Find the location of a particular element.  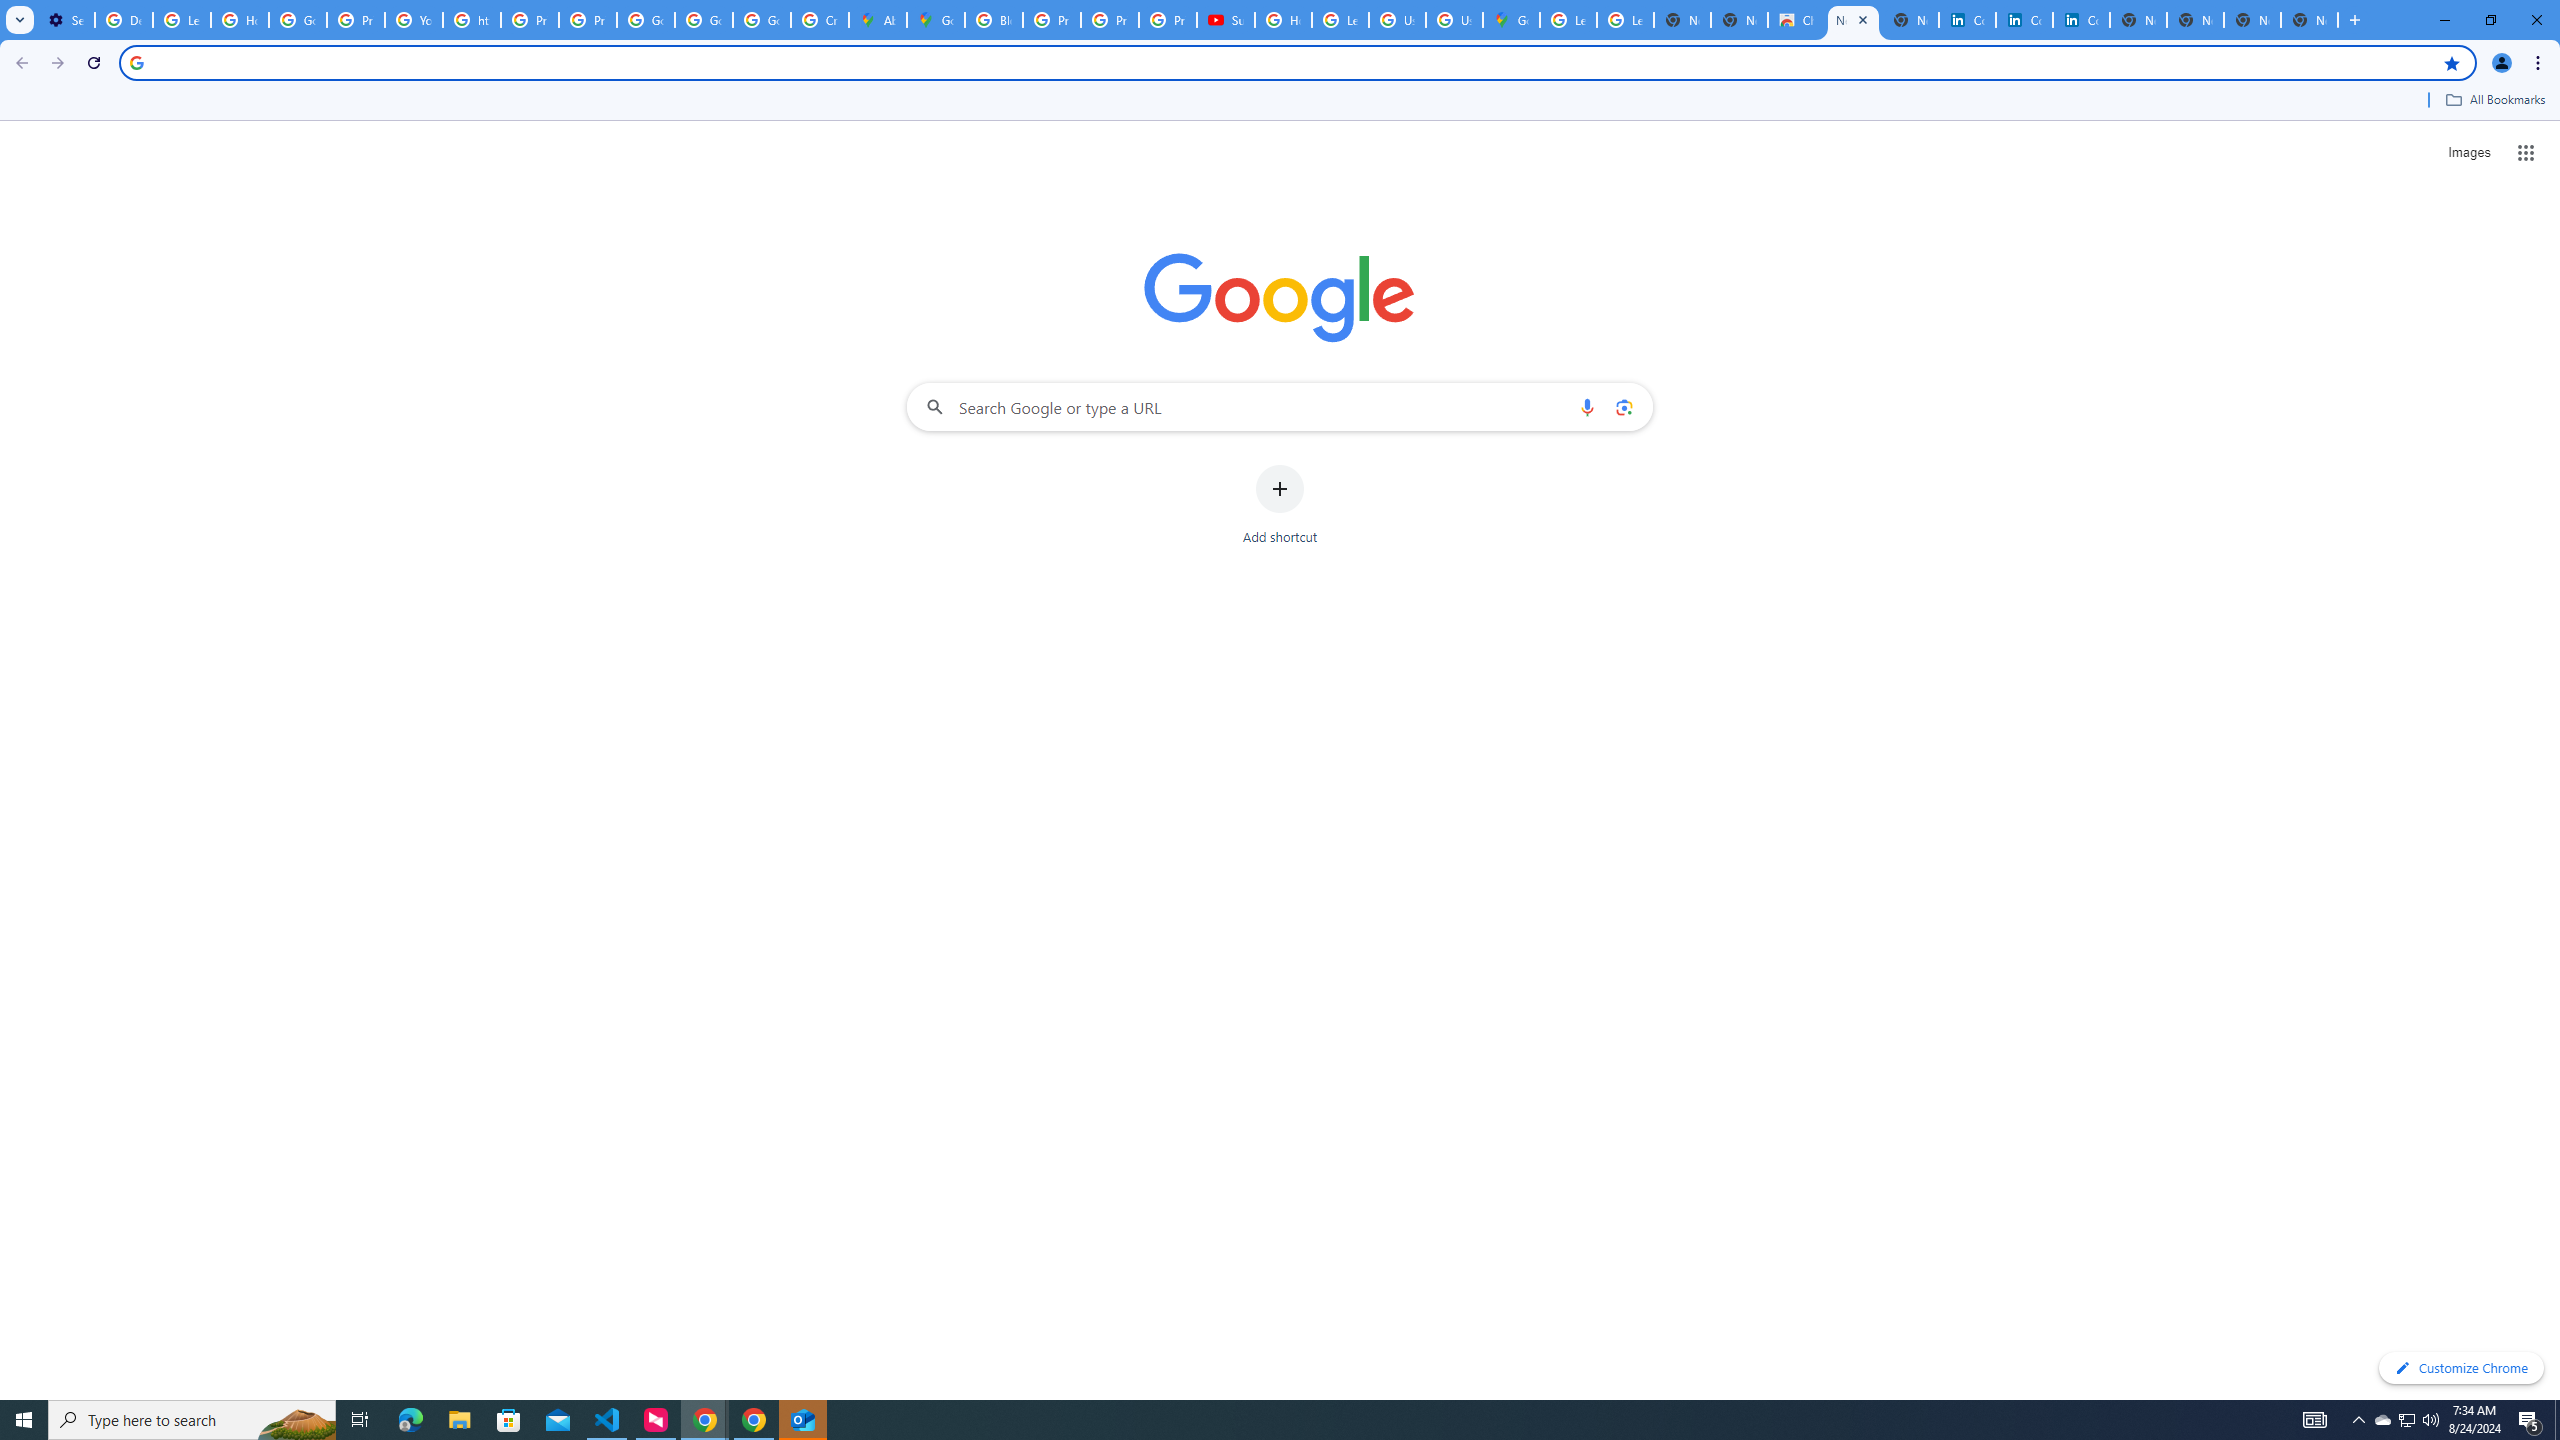

'Google Maps' is located at coordinates (1511, 19).